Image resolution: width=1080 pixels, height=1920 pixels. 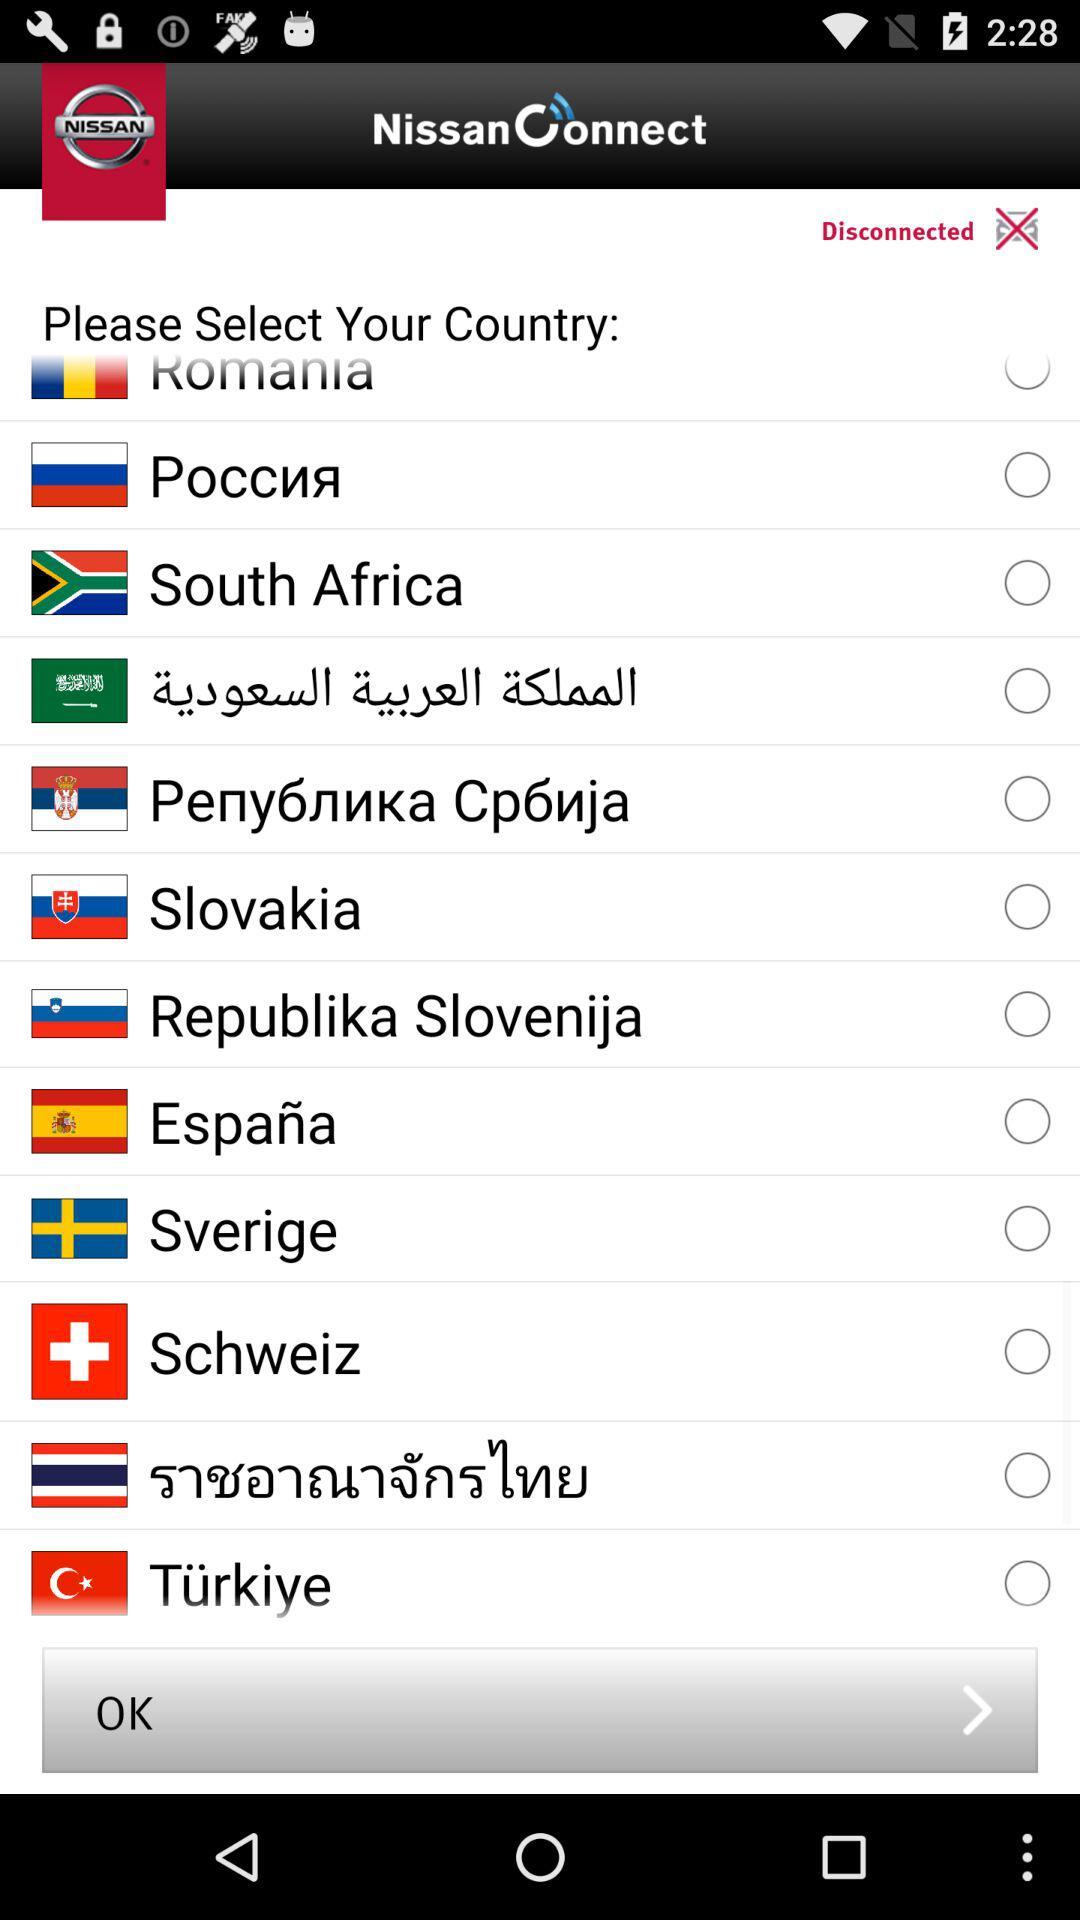 What do you see at coordinates (567, 1227) in the screenshot?
I see `the sverige app` at bounding box center [567, 1227].